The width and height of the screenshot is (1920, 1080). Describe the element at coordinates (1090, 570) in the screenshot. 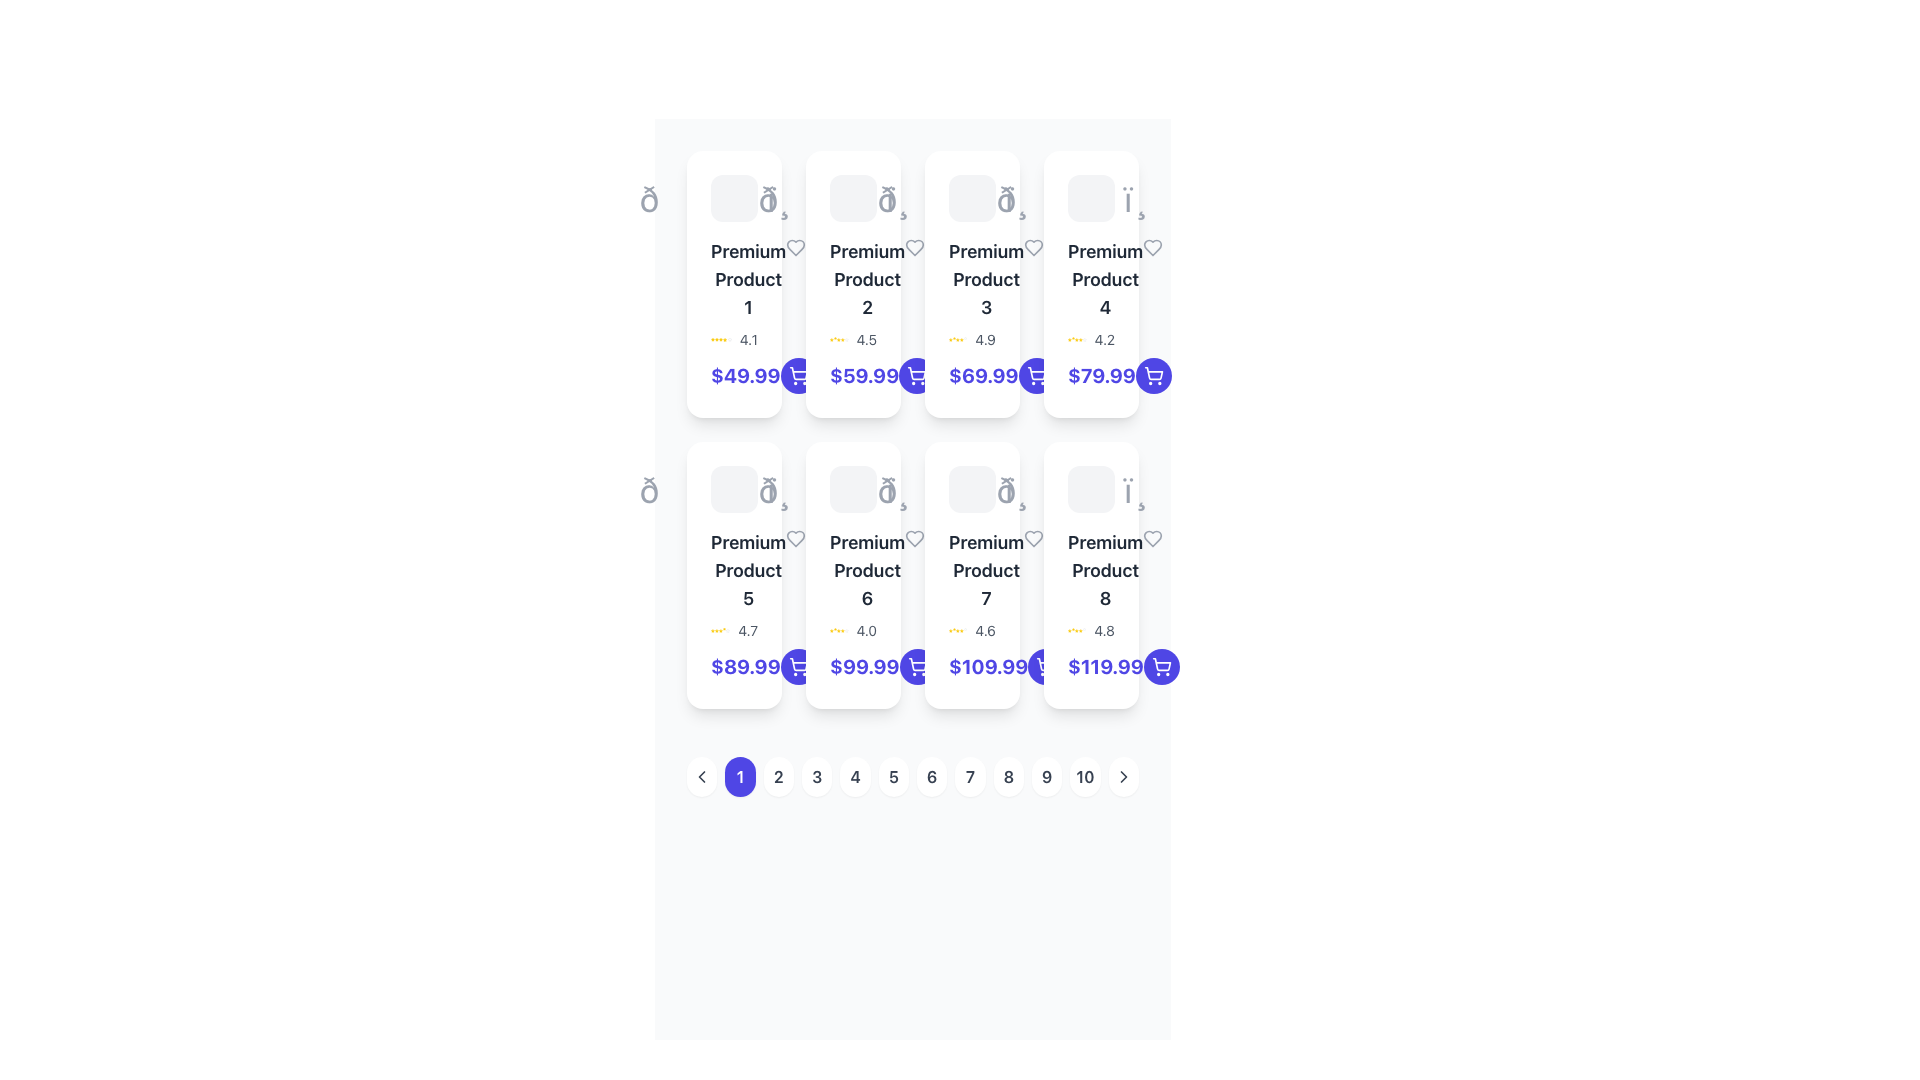

I see `the text label or header in the second row, fourth card from the left` at that location.